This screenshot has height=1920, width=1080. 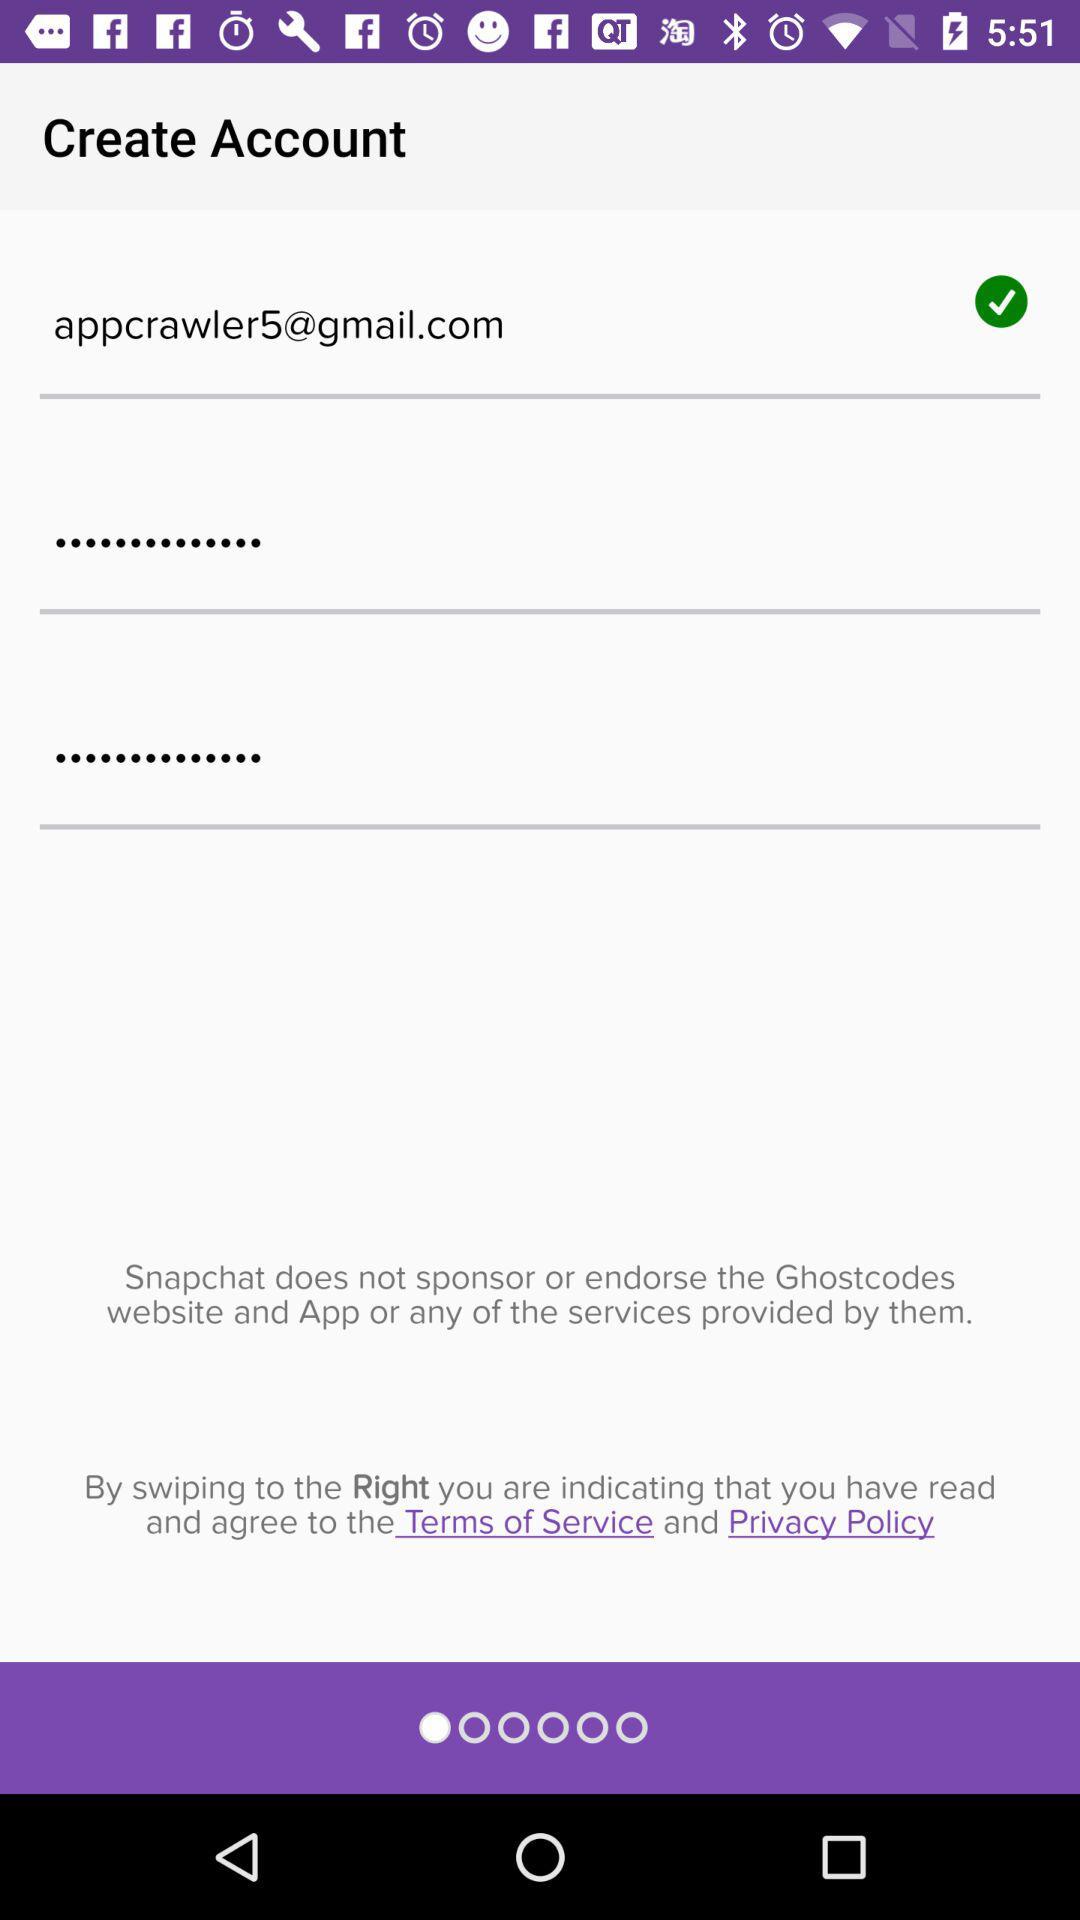 What do you see at coordinates (540, 1505) in the screenshot?
I see `by swiping to item` at bounding box center [540, 1505].